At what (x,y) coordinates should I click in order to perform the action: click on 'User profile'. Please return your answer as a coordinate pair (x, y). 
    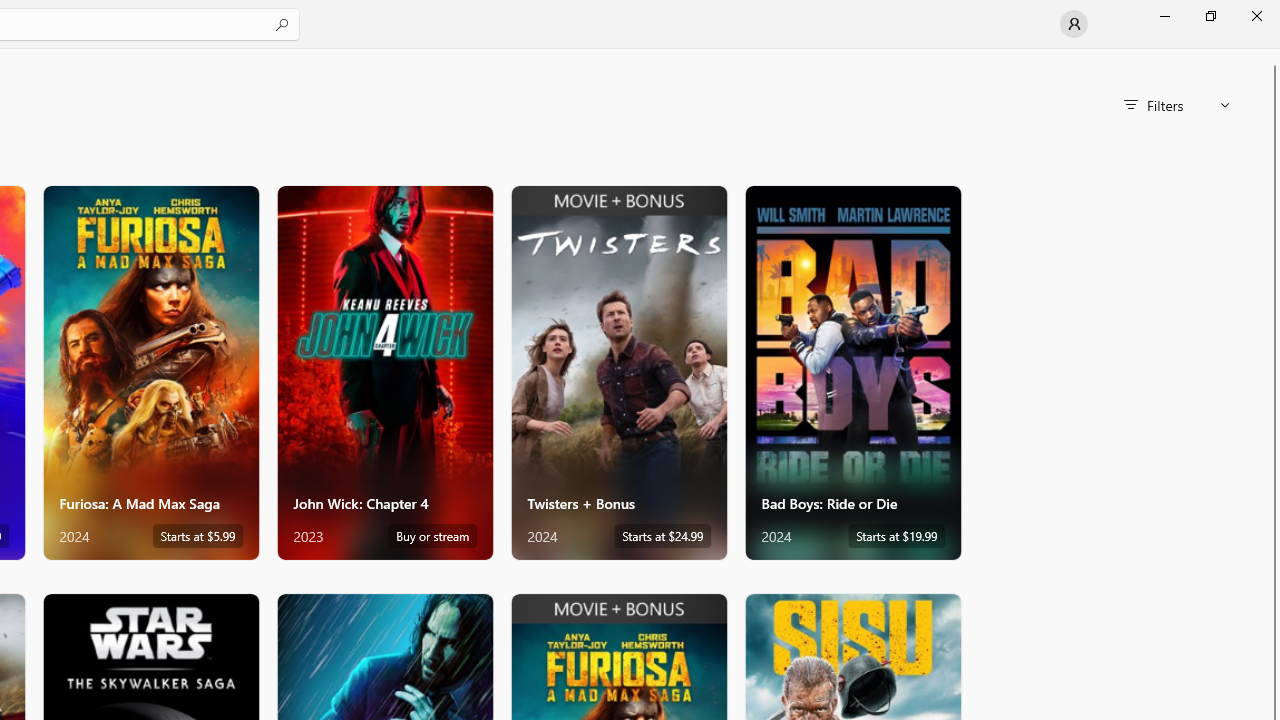
    Looking at the image, I should click on (1072, 24).